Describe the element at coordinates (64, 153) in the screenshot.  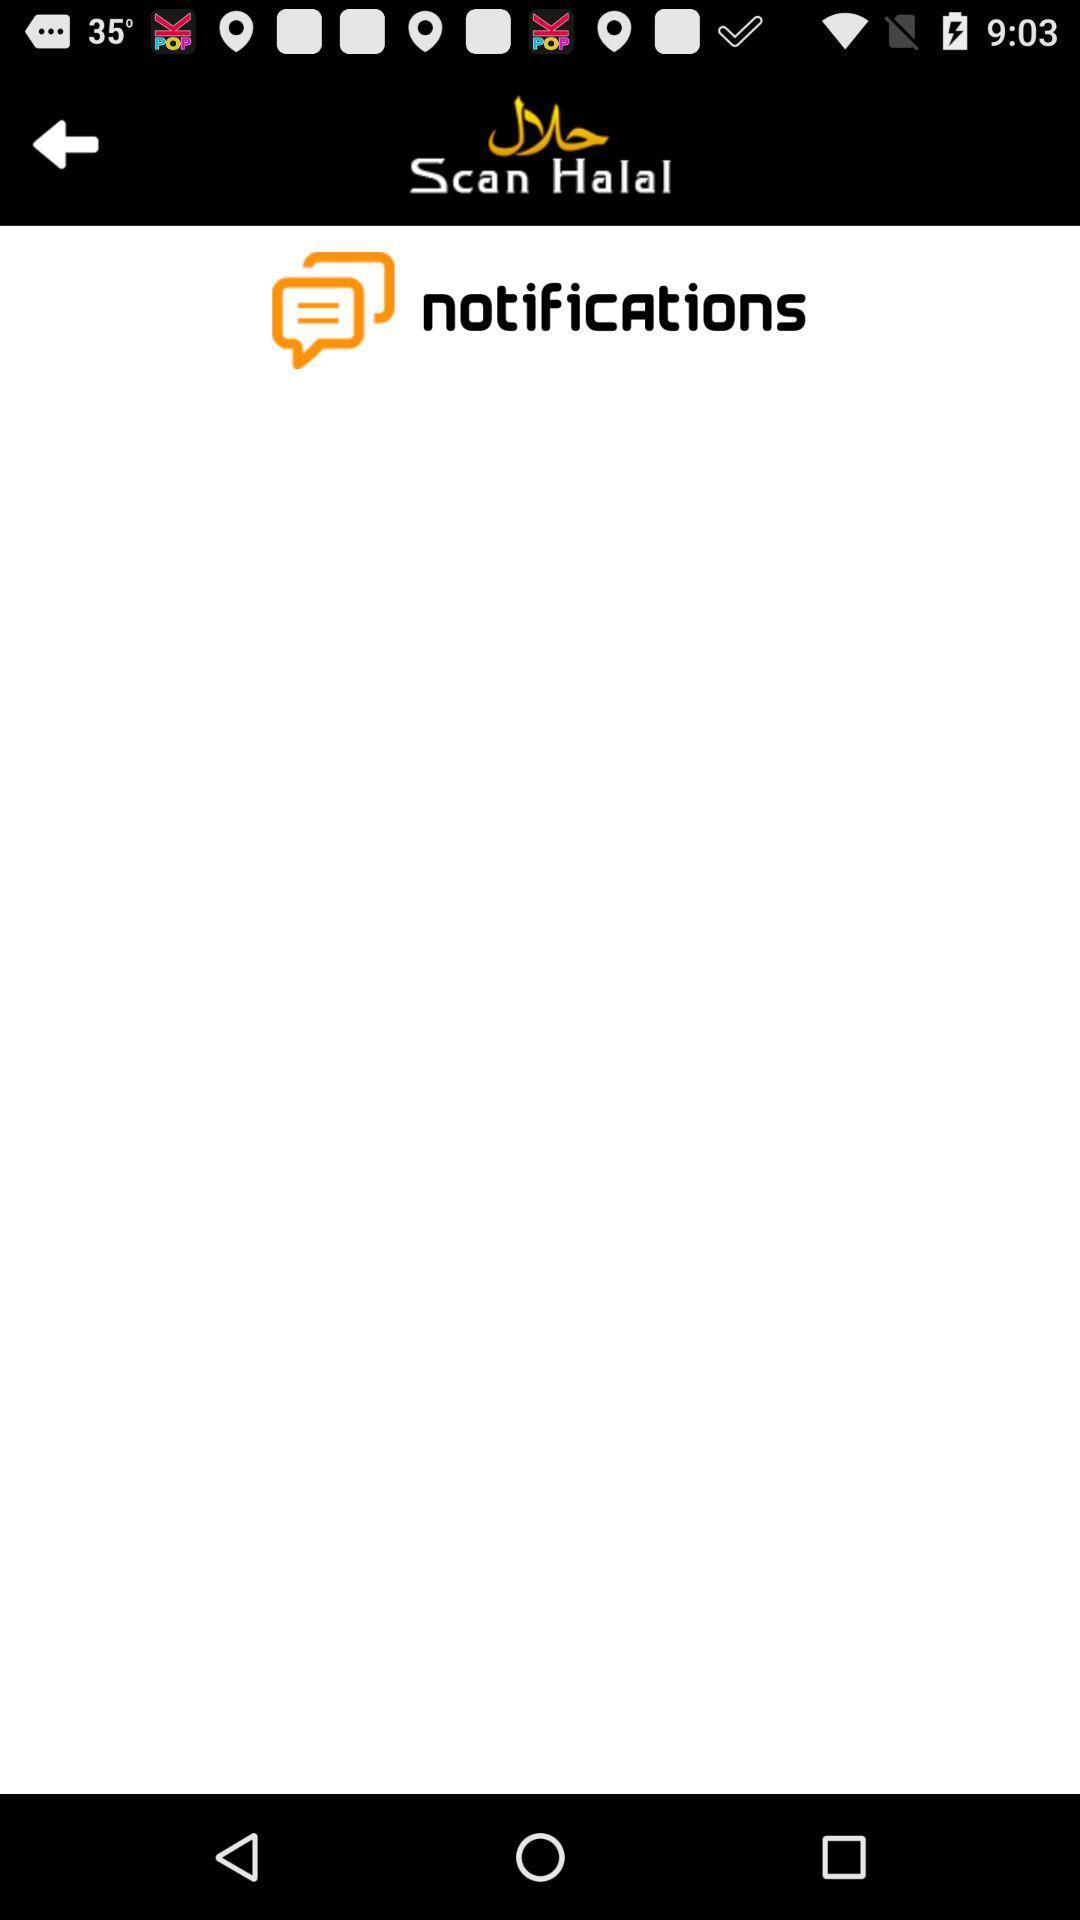
I see `the arrow_backward icon` at that location.